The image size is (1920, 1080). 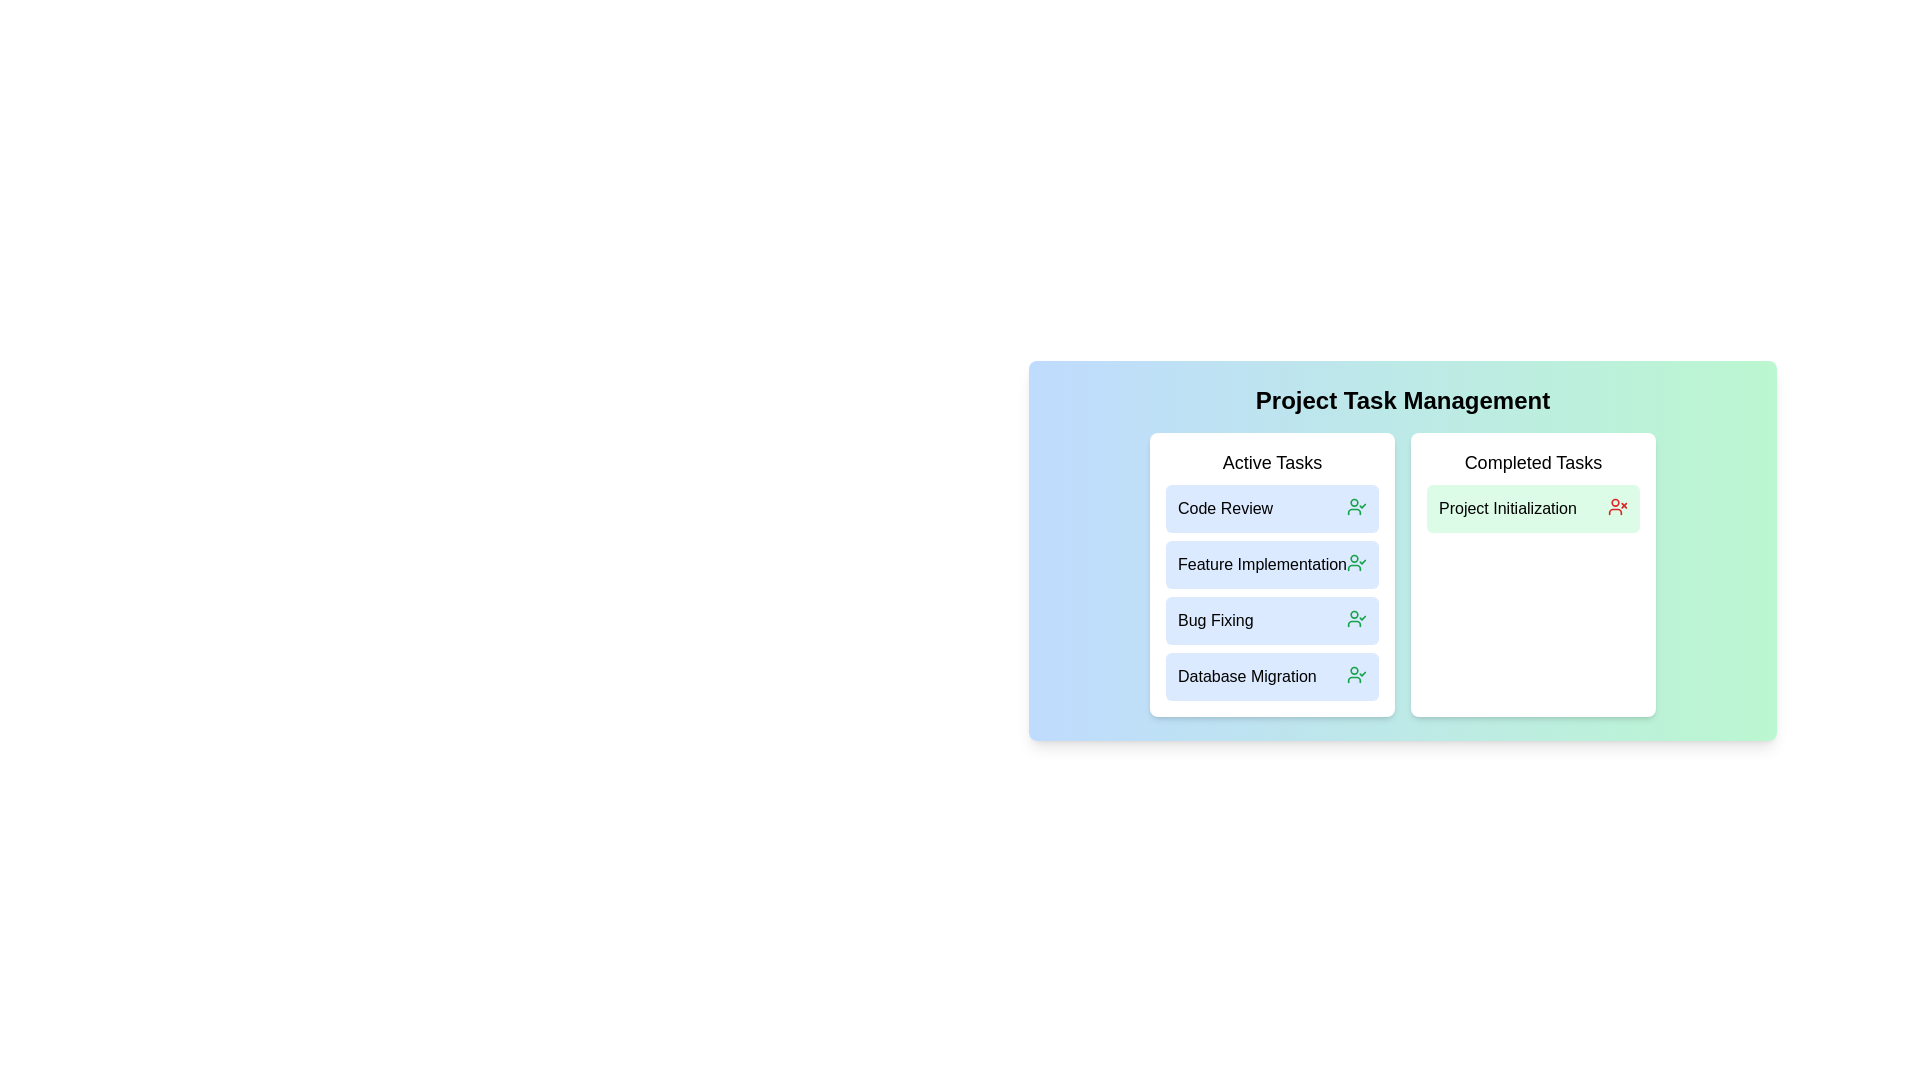 What do you see at coordinates (1357, 675) in the screenshot?
I see `the 'UserCheck' icon next to the task 'Database Migration' in the Active Tasks list` at bounding box center [1357, 675].